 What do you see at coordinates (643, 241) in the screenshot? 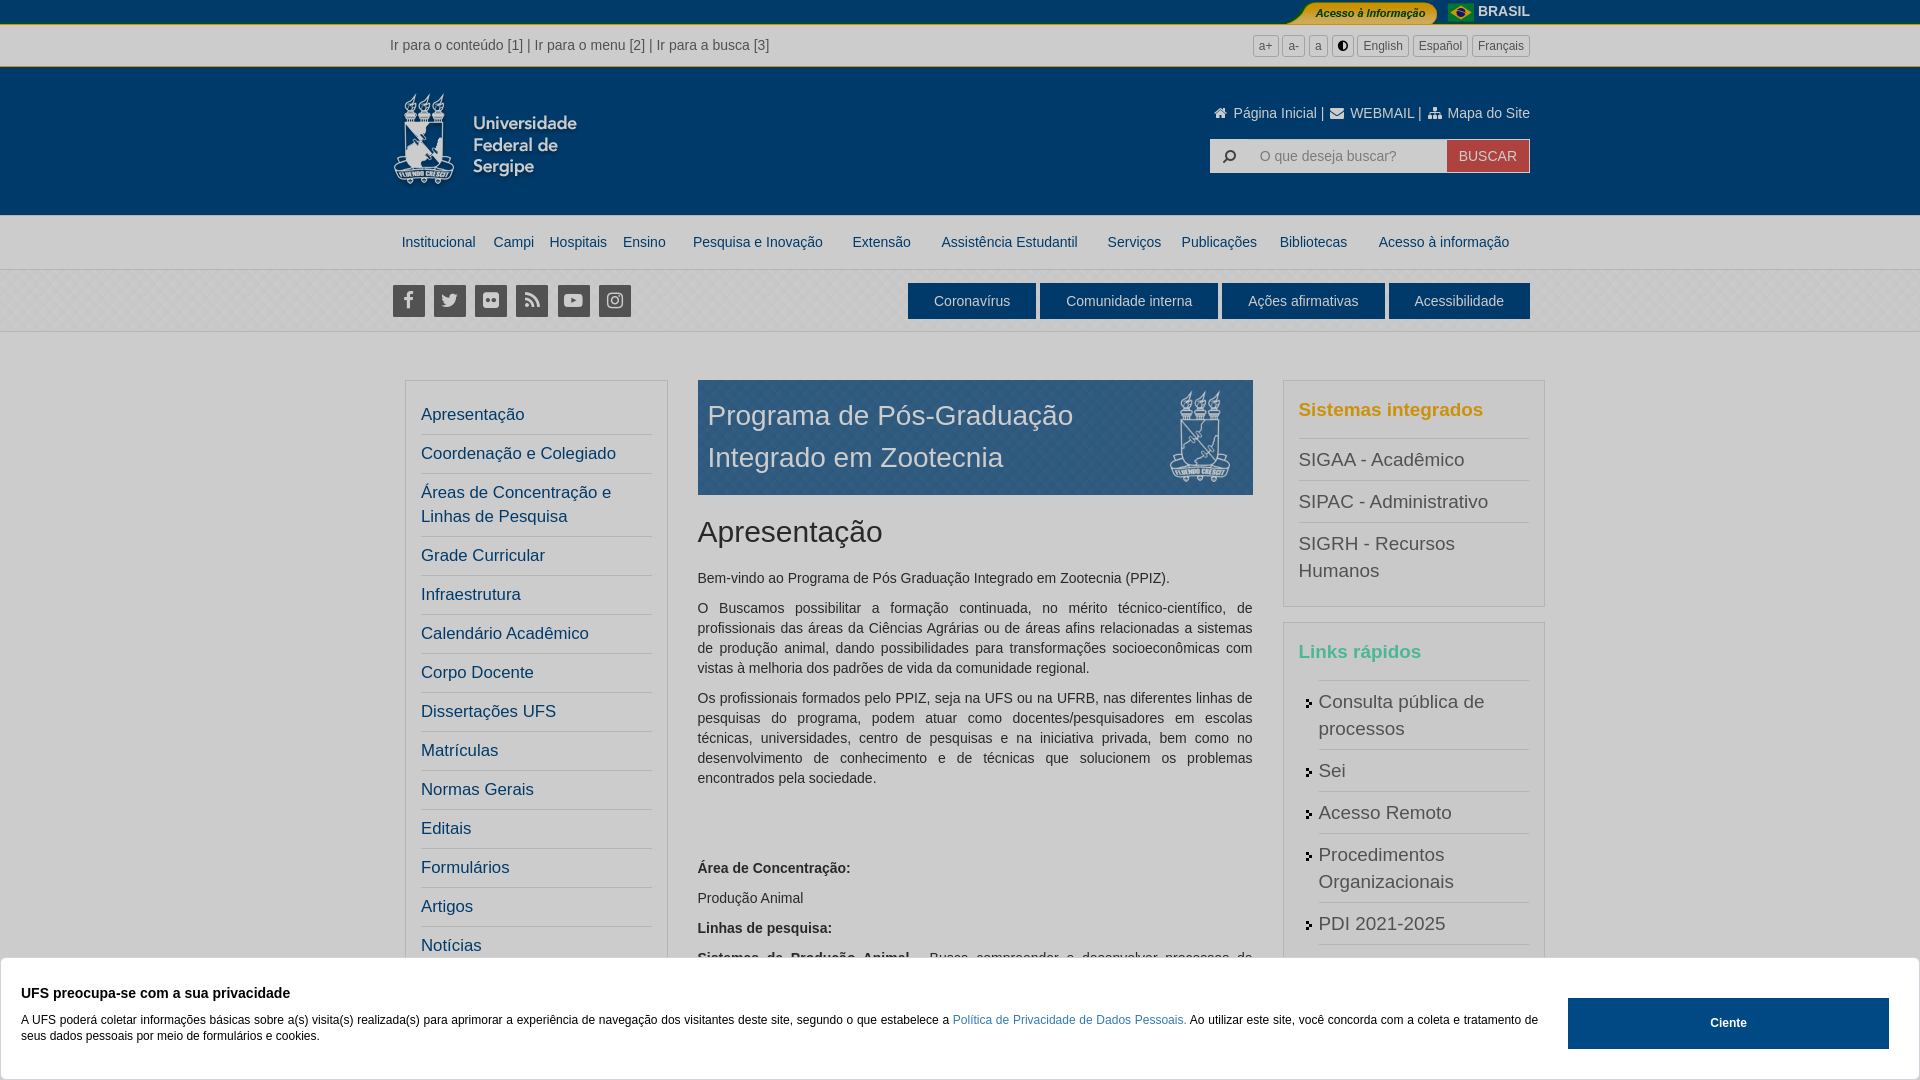
I see `'Ensino'` at bounding box center [643, 241].